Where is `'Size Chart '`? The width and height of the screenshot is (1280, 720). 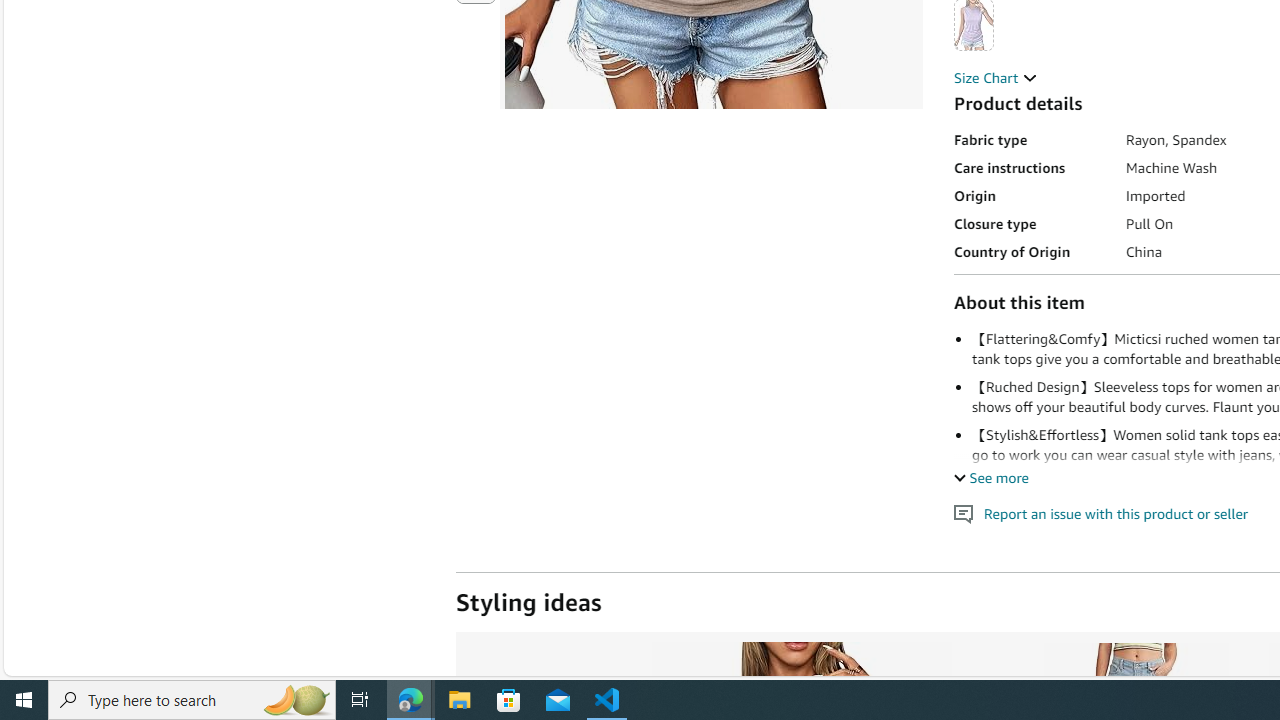
'Size Chart ' is located at coordinates (995, 76).